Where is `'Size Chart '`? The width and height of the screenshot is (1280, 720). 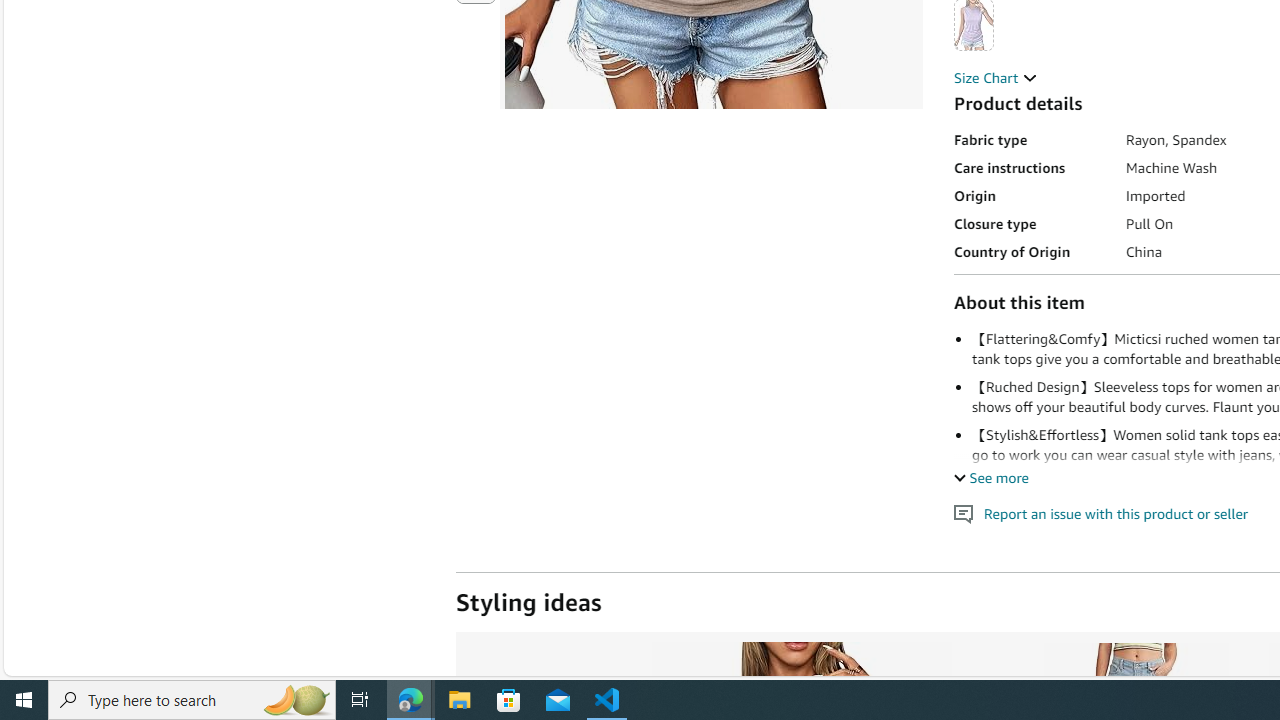
'Size Chart ' is located at coordinates (995, 76).